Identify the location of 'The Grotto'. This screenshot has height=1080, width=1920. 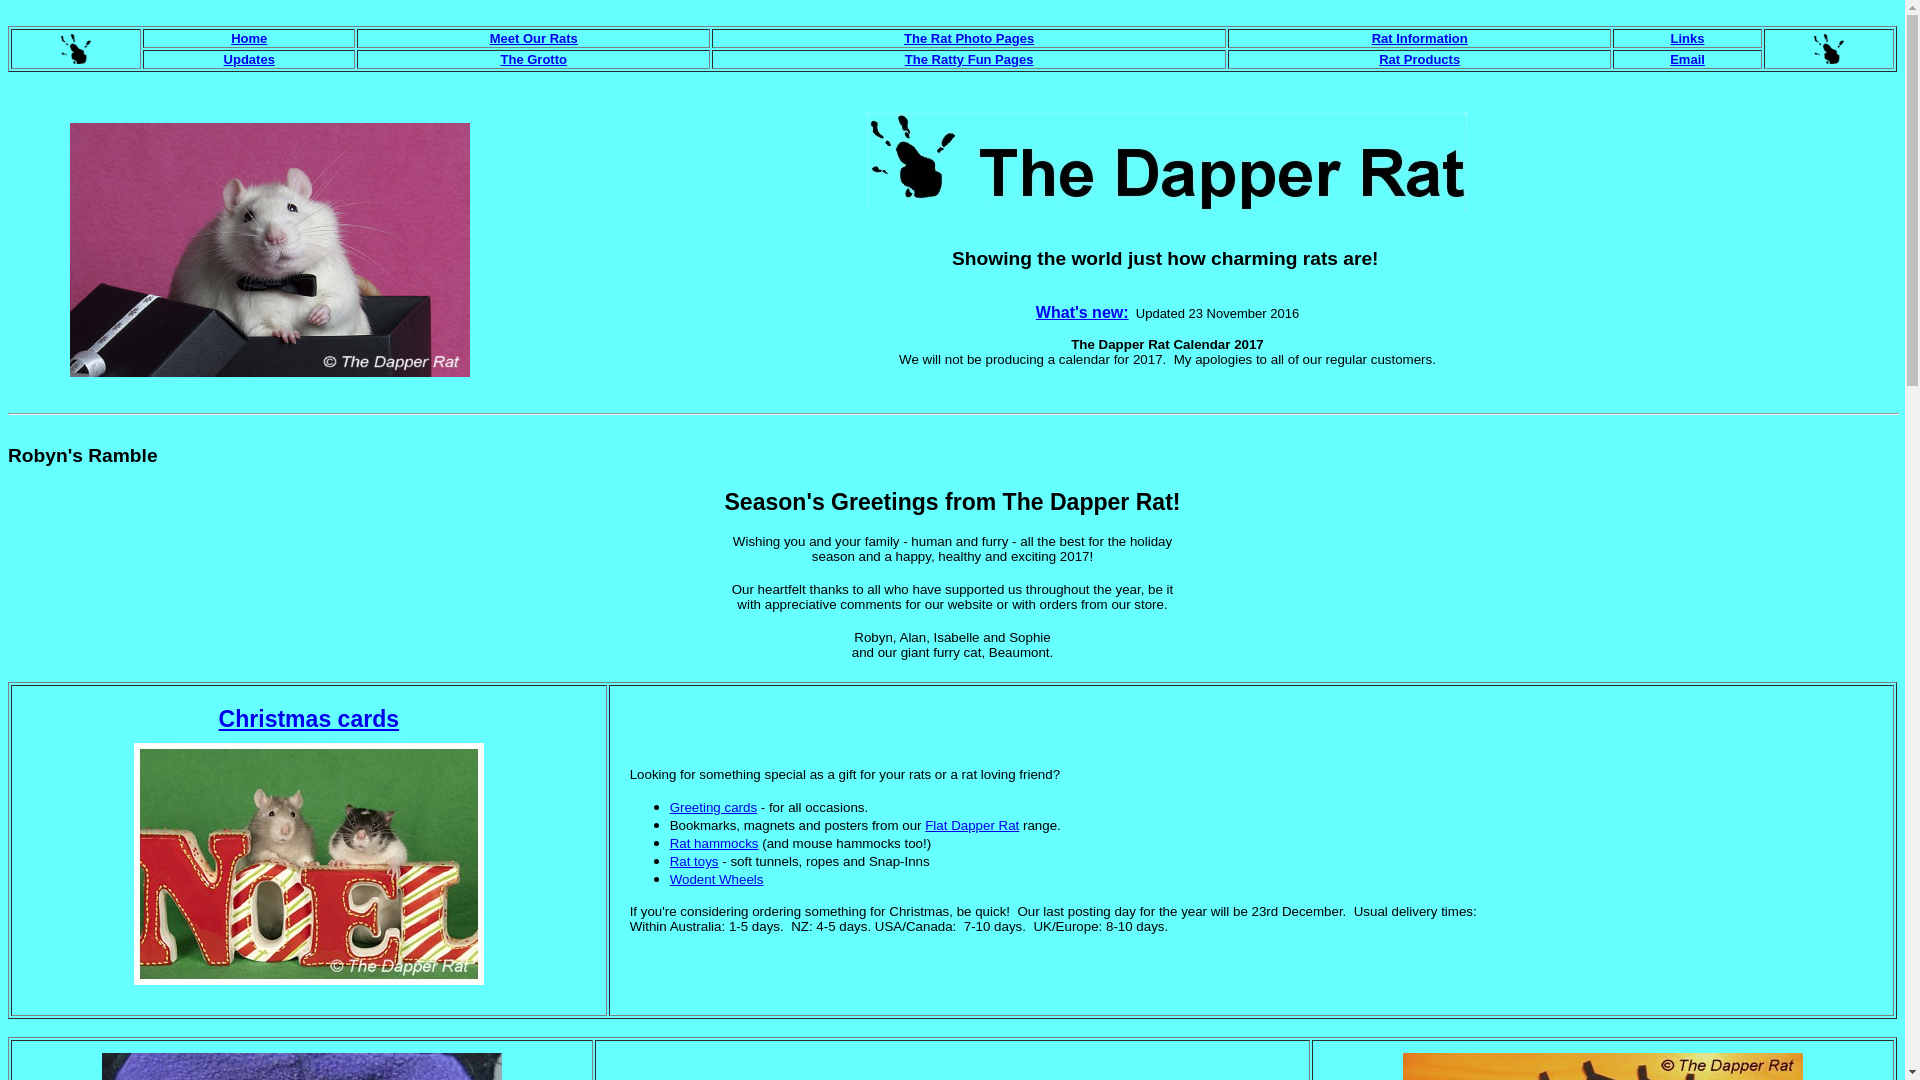
(533, 58).